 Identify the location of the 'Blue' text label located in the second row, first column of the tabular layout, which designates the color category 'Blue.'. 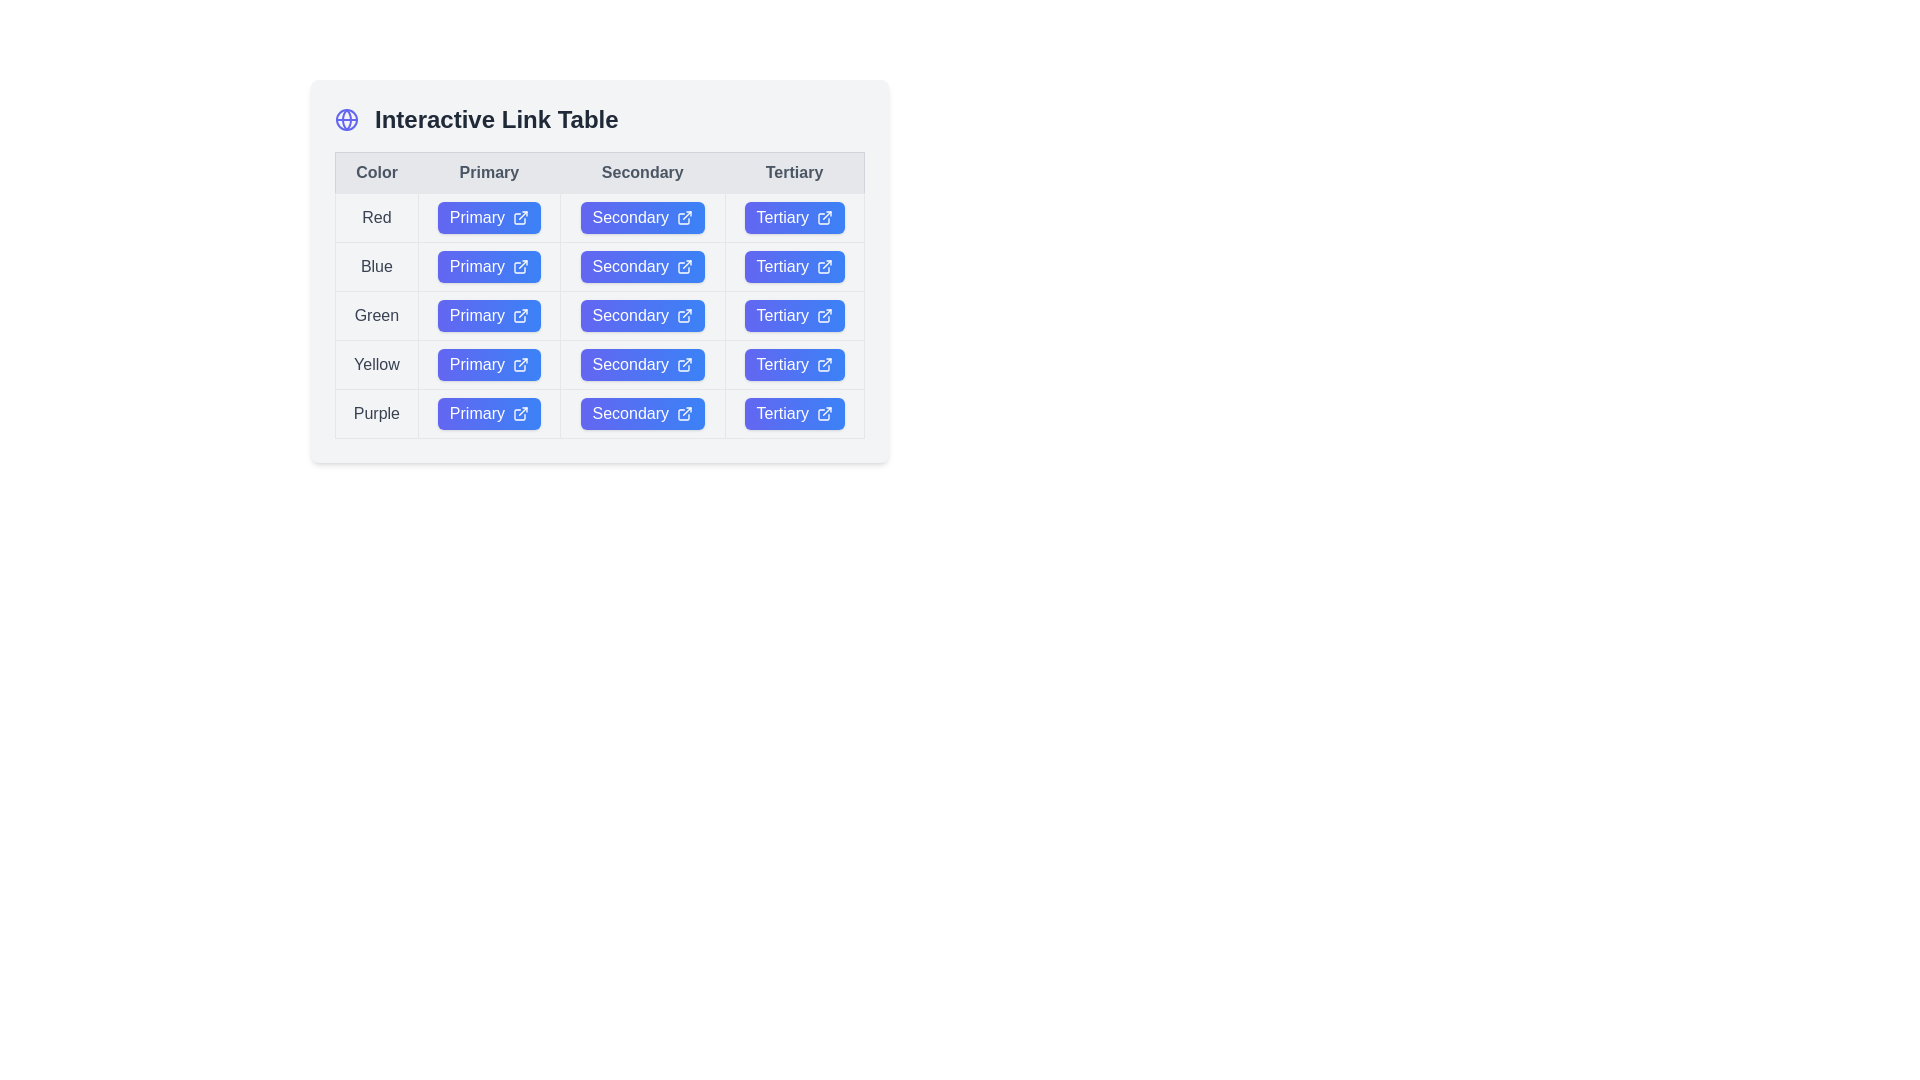
(376, 265).